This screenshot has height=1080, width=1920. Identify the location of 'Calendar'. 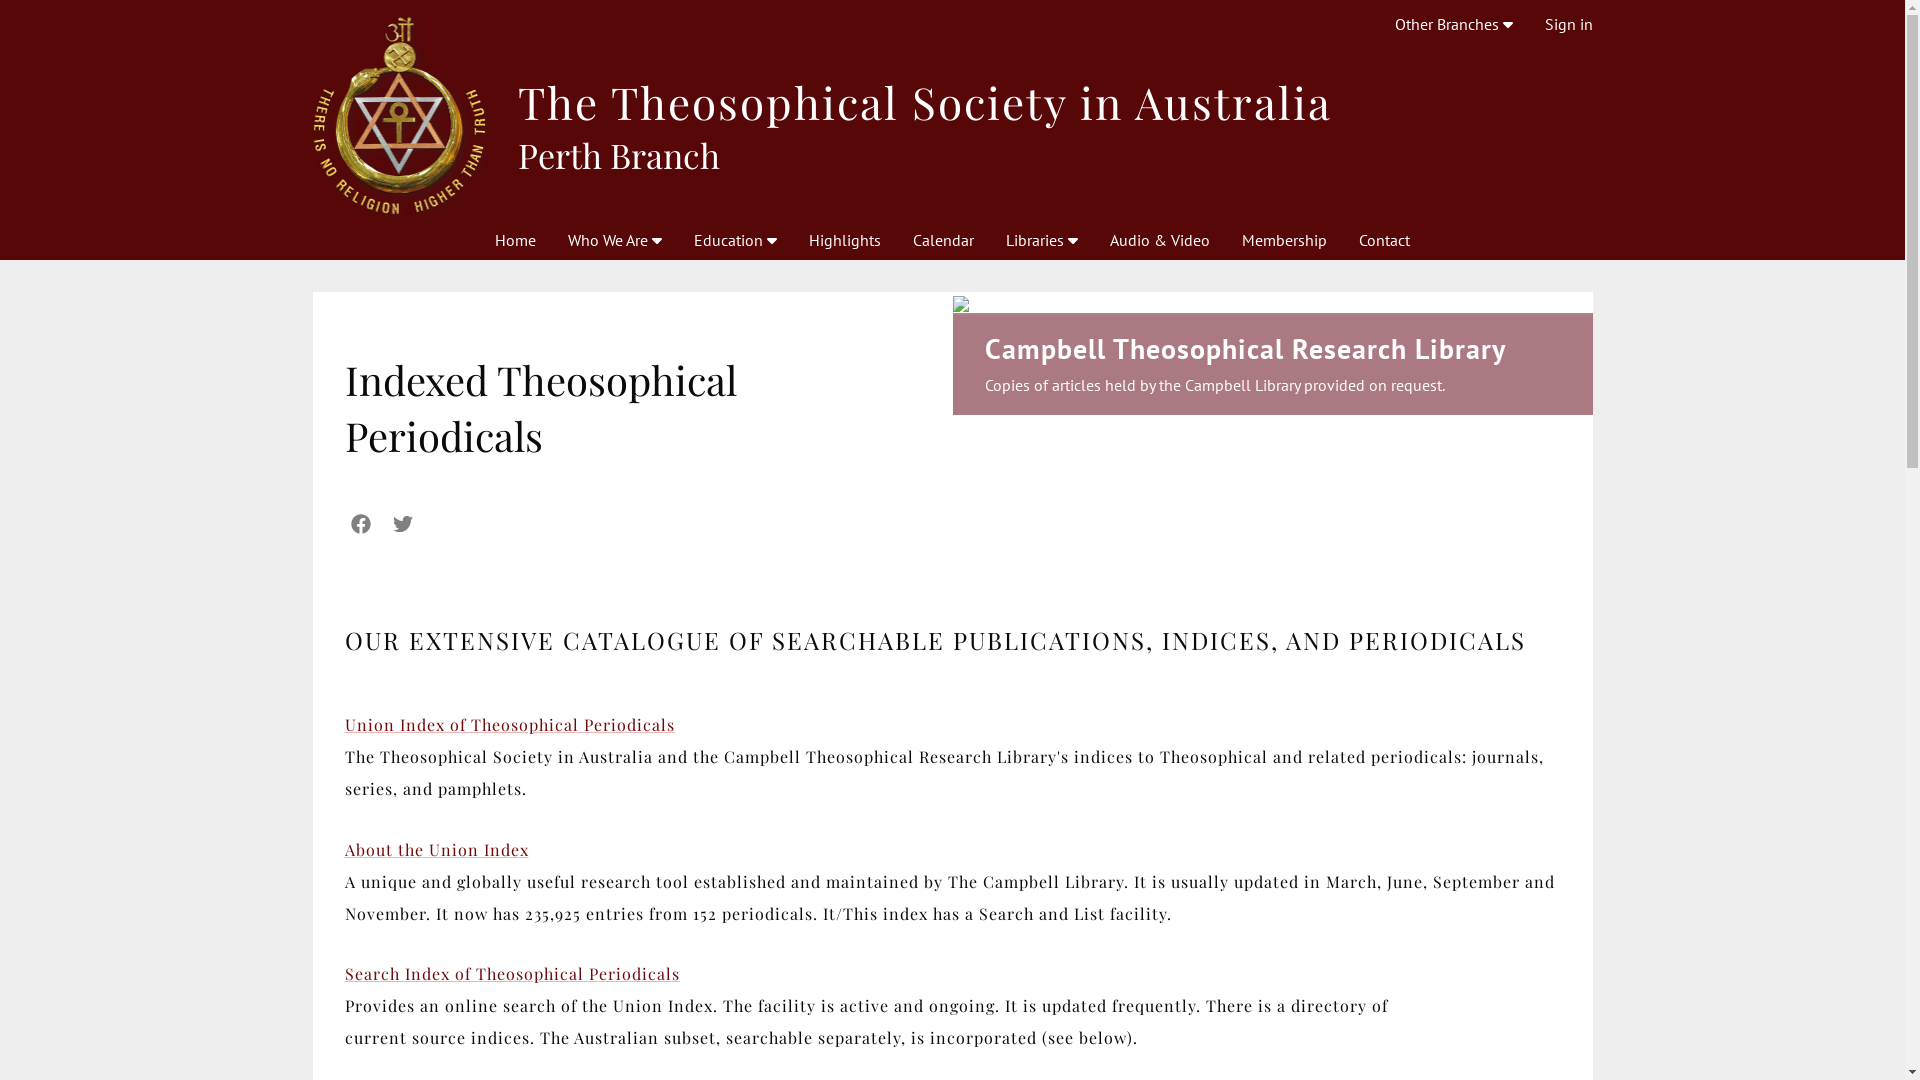
(942, 238).